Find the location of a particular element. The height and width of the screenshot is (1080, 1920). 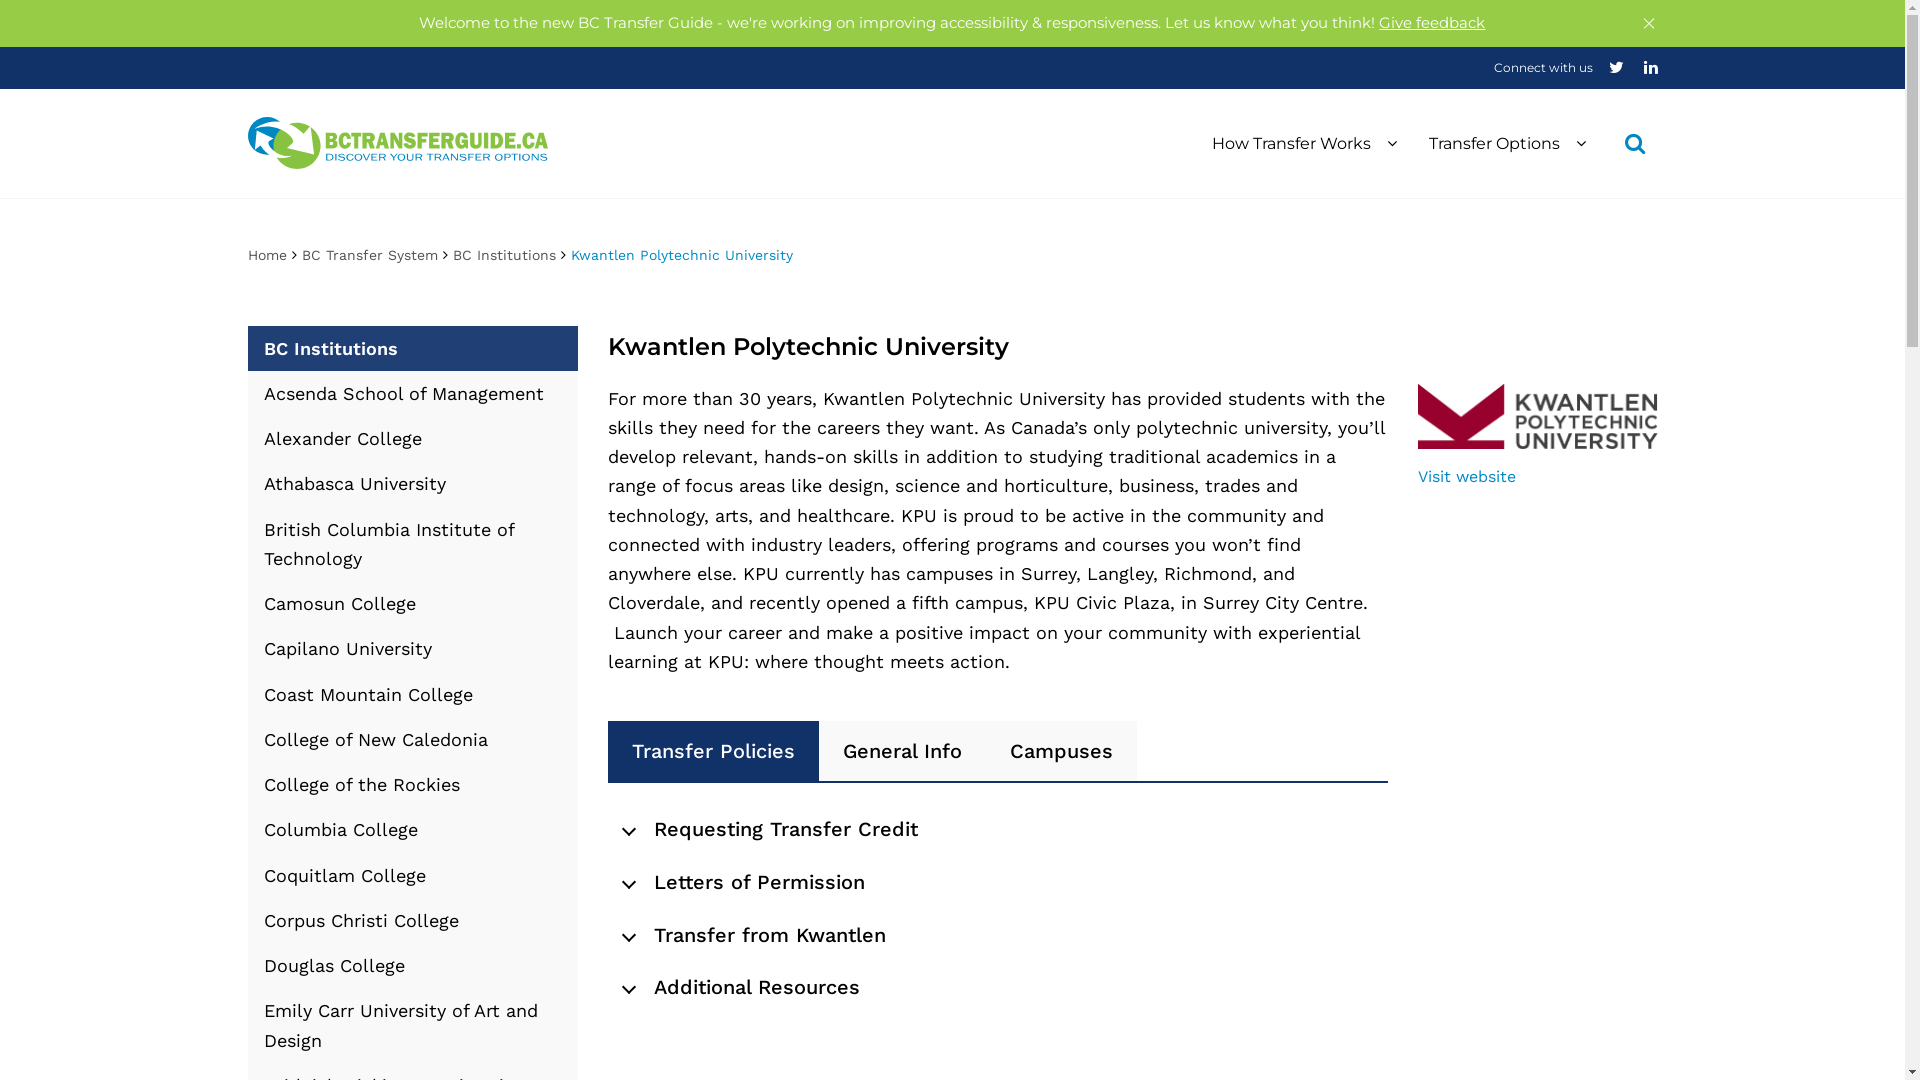

'Corpus Christi College' is located at coordinates (411, 920).